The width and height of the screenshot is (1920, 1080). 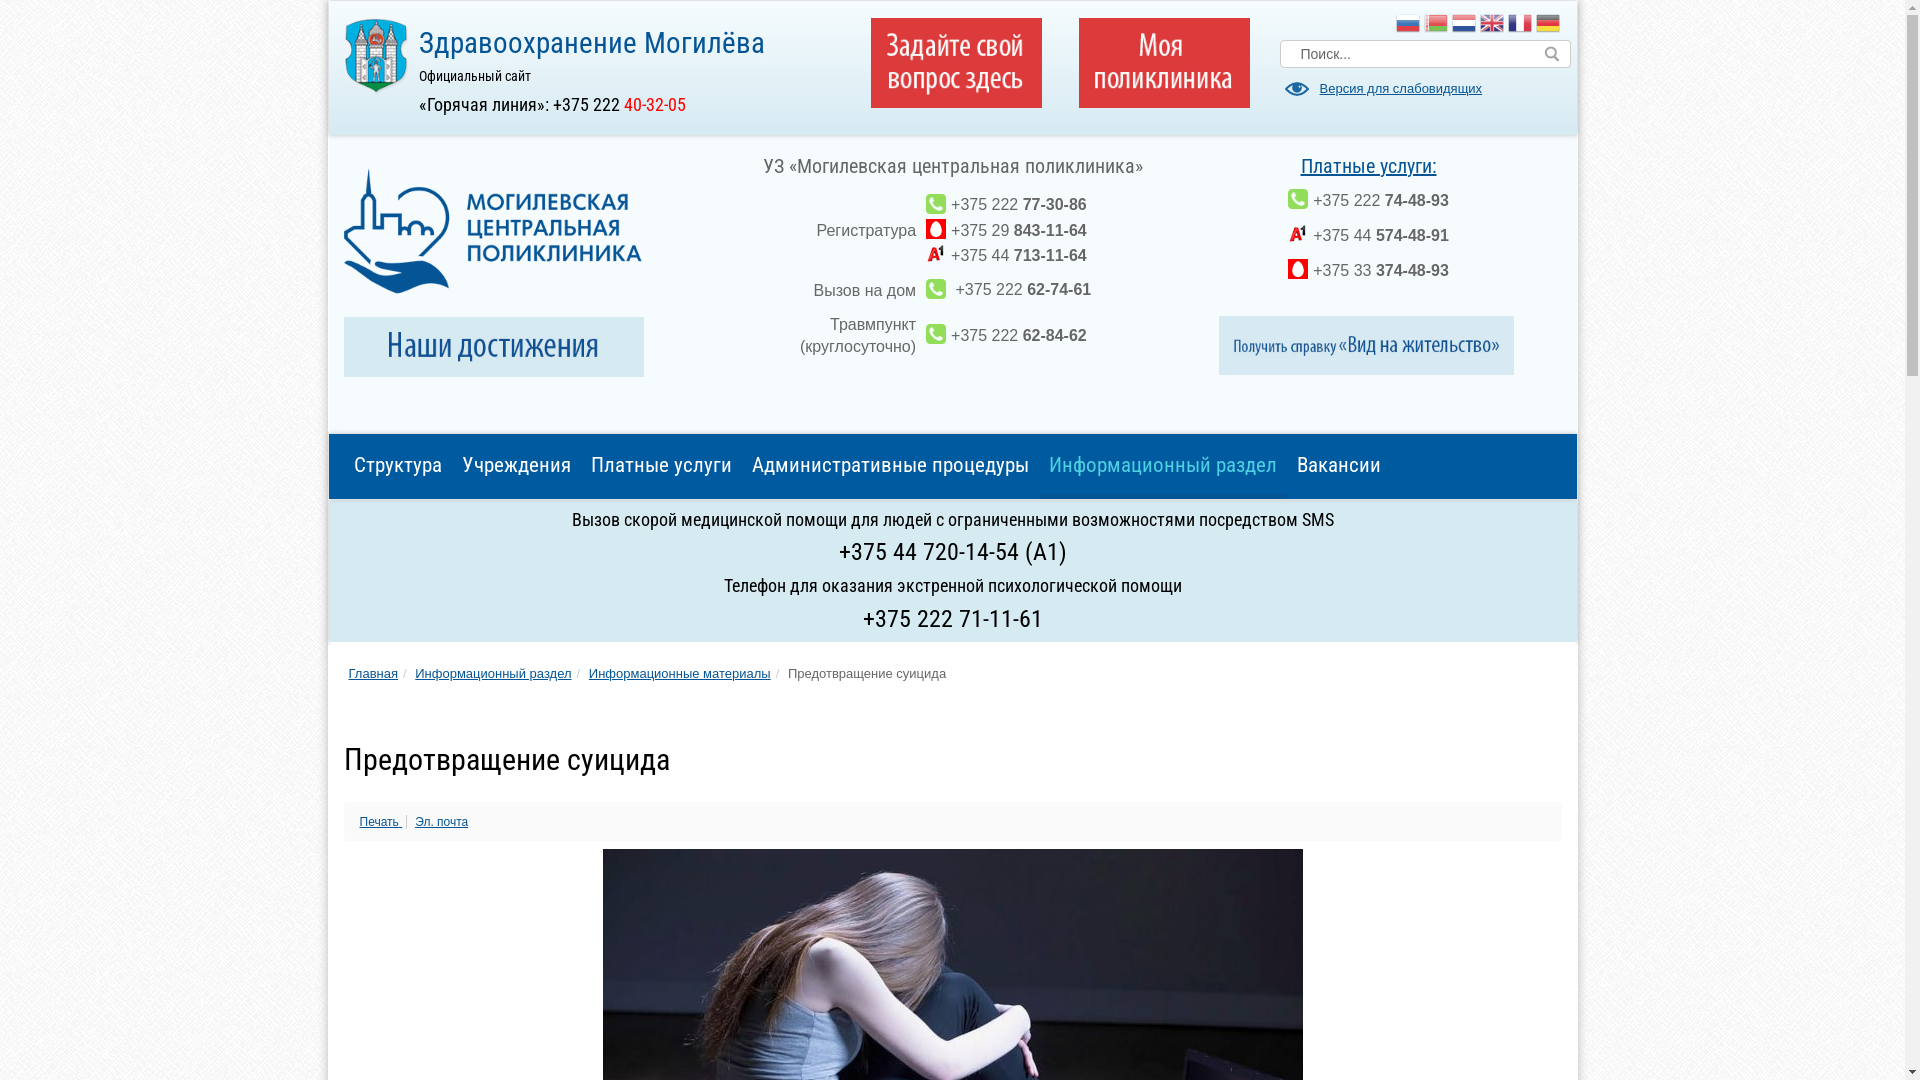 I want to click on 'Dutch', so click(x=1464, y=23).